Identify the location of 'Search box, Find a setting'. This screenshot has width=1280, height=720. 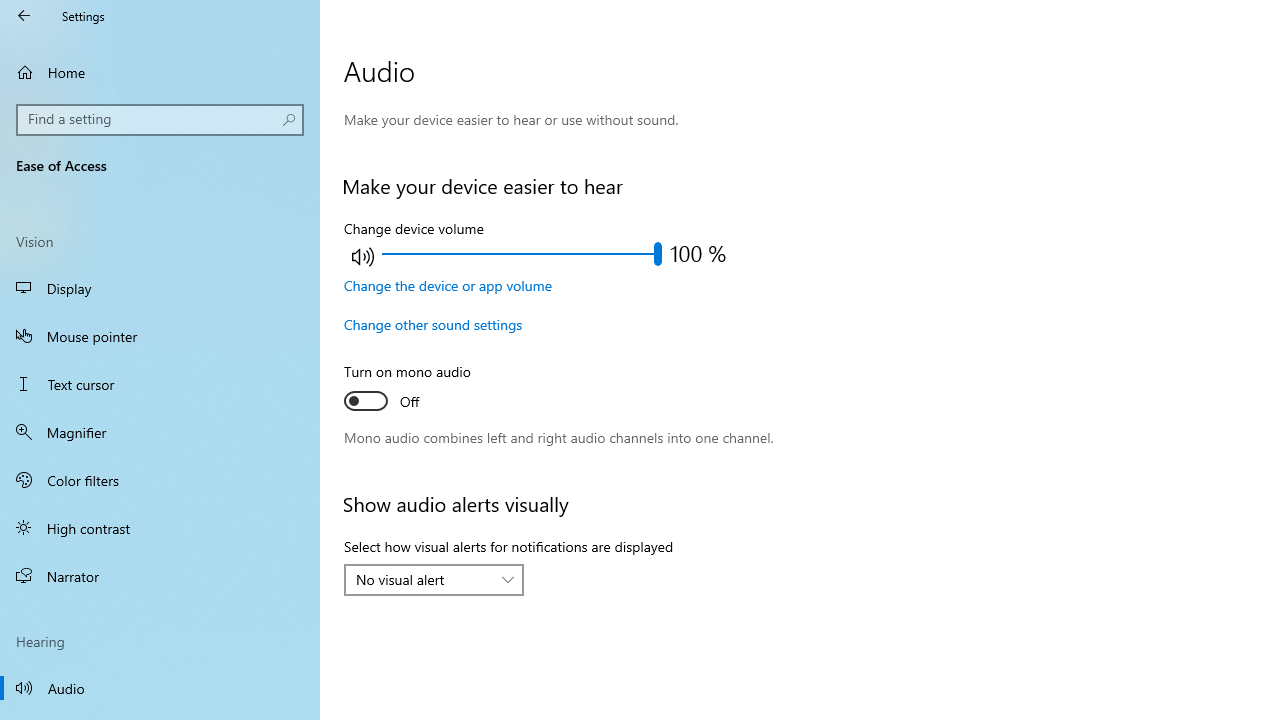
(160, 119).